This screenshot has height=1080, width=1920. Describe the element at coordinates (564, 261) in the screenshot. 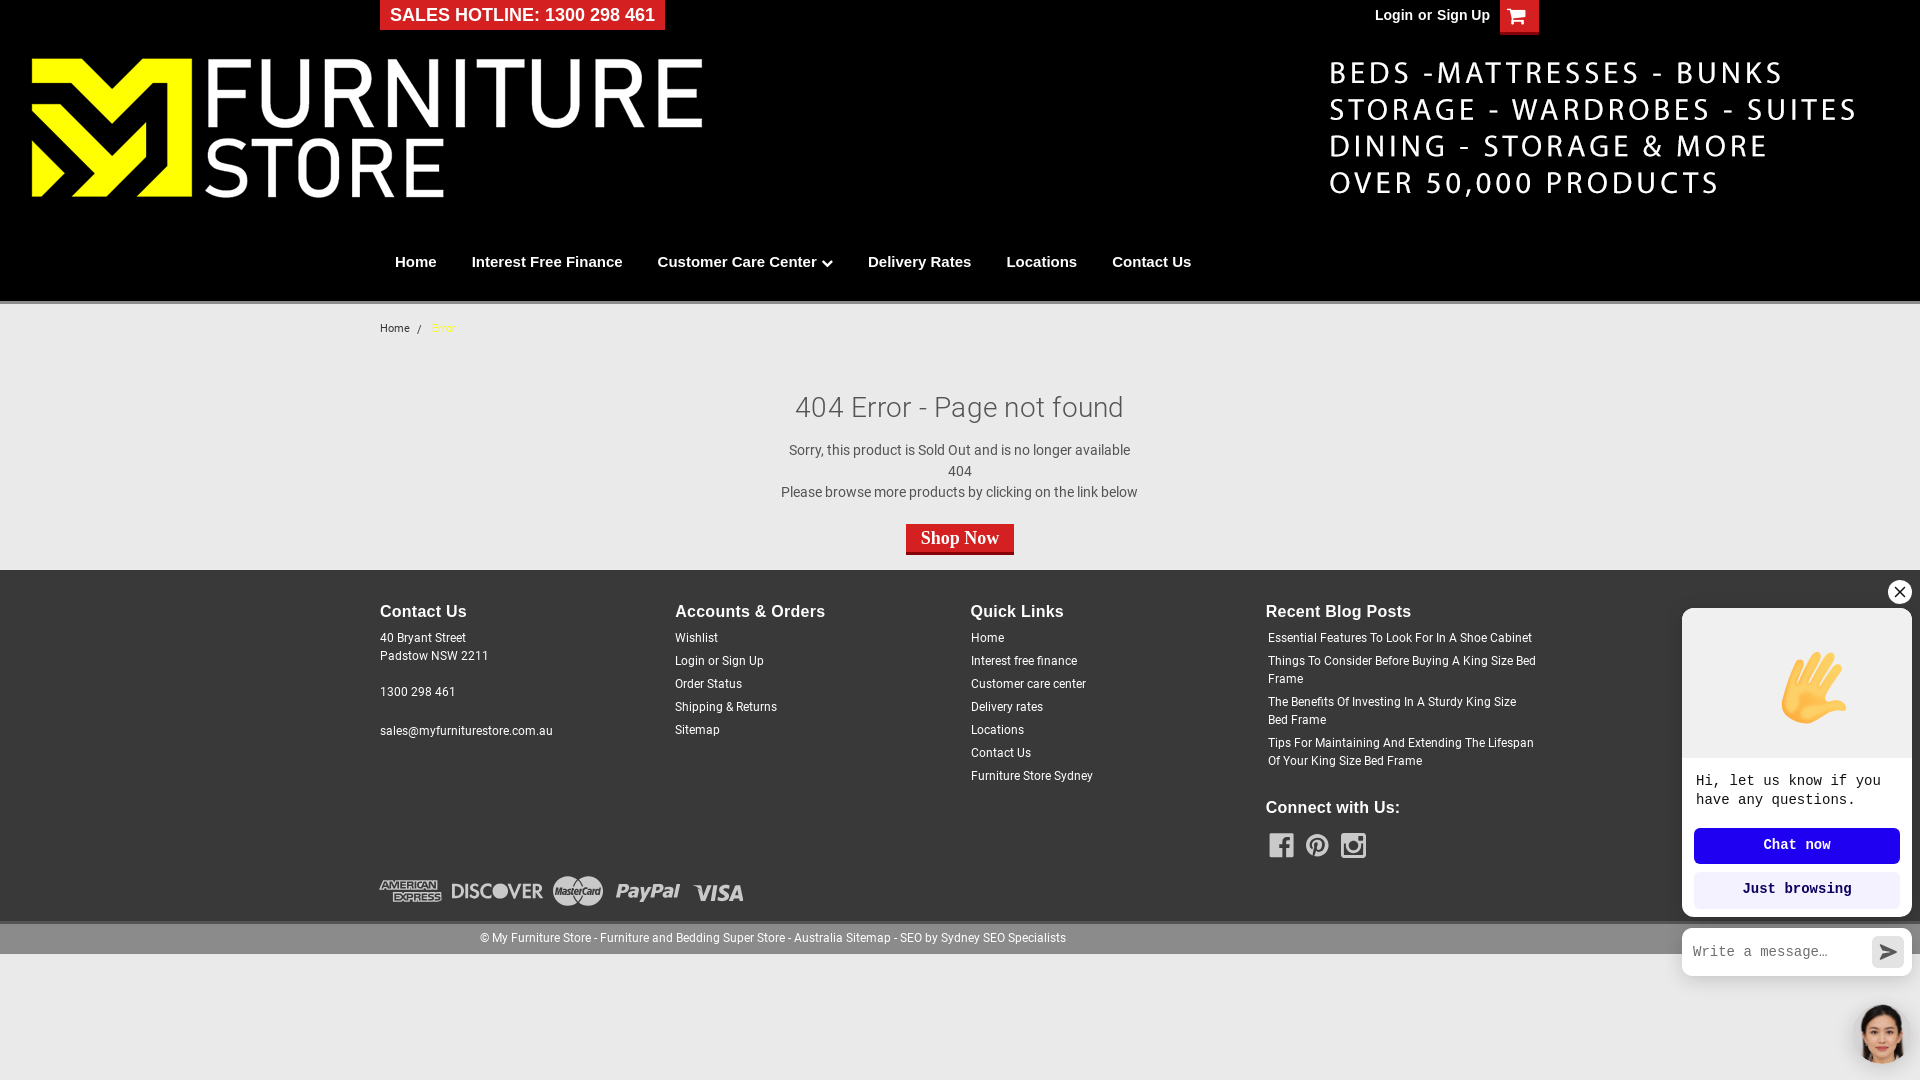

I see `'Interest Free Finance'` at that location.